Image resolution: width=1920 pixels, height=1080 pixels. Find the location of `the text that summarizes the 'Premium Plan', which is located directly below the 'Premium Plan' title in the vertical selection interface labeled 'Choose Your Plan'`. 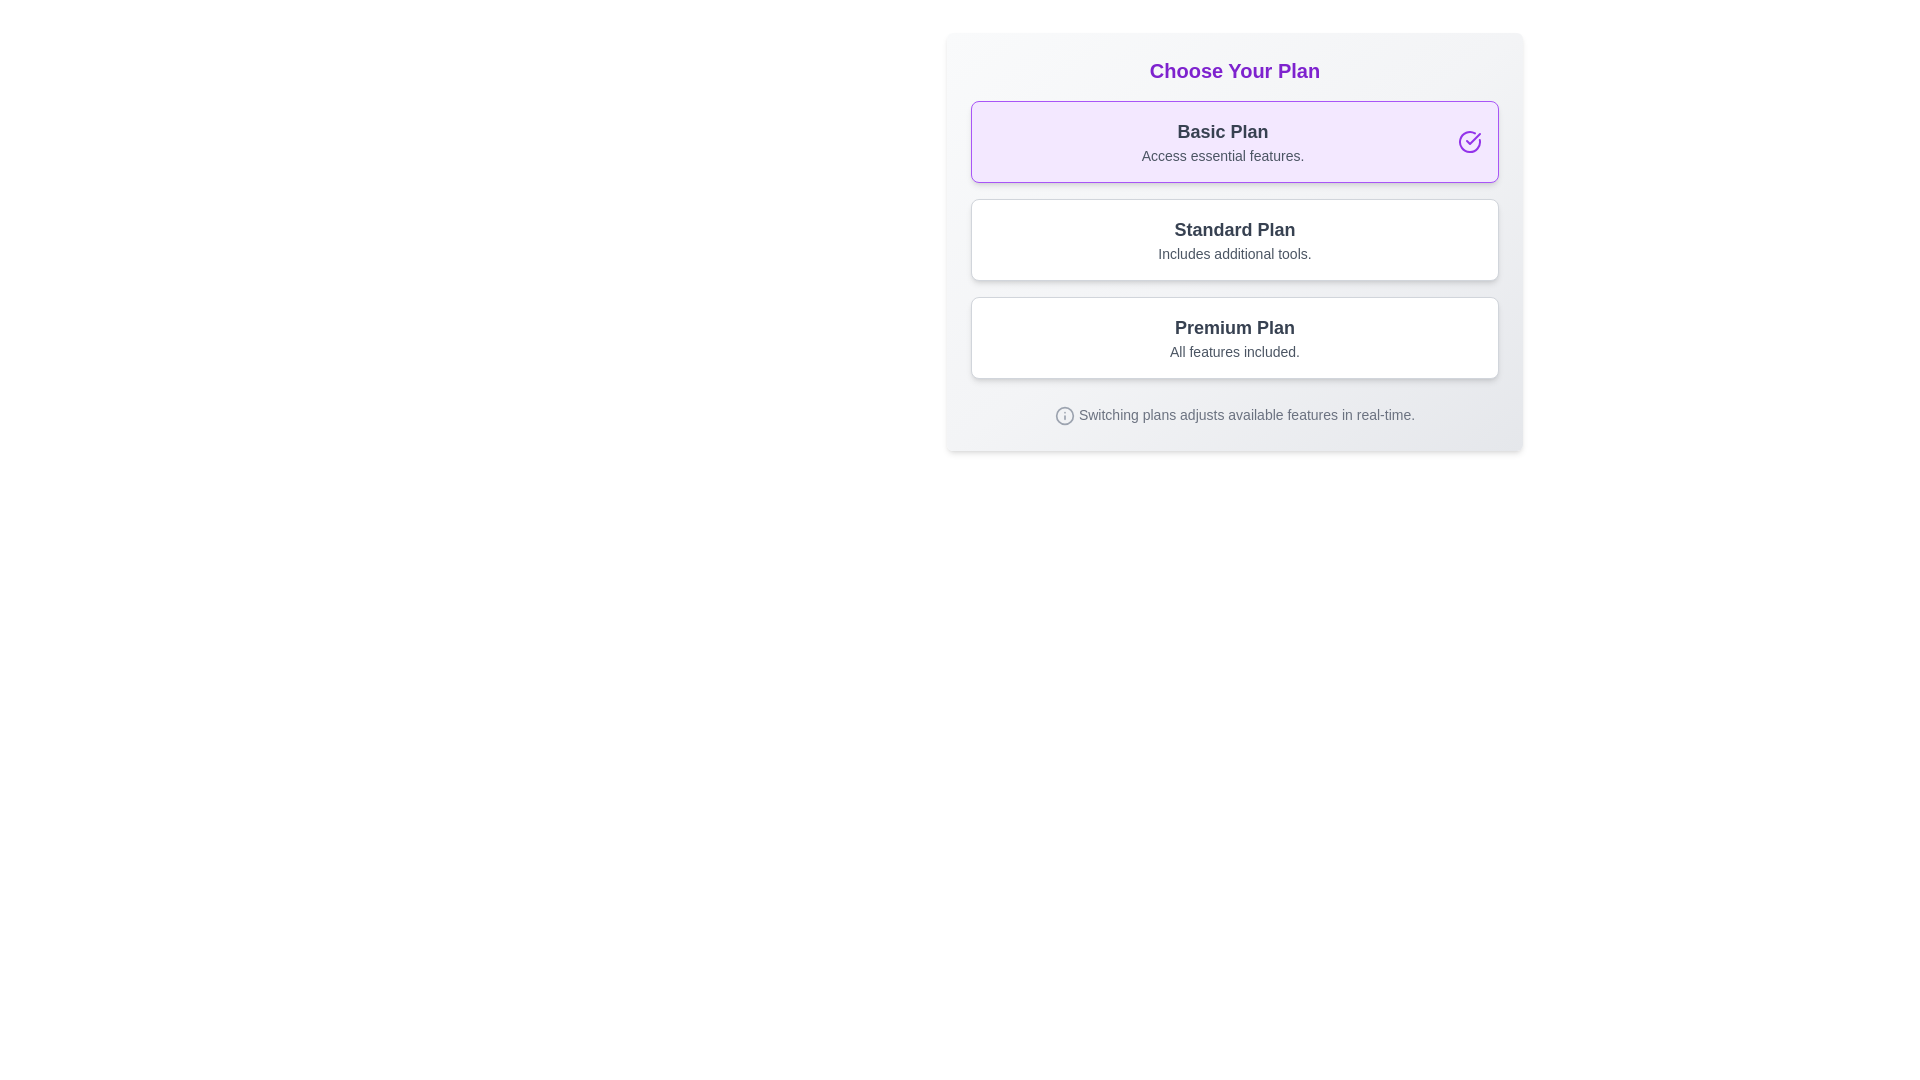

the text that summarizes the 'Premium Plan', which is located directly below the 'Premium Plan' title in the vertical selection interface labeled 'Choose Your Plan' is located at coordinates (1233, 350).